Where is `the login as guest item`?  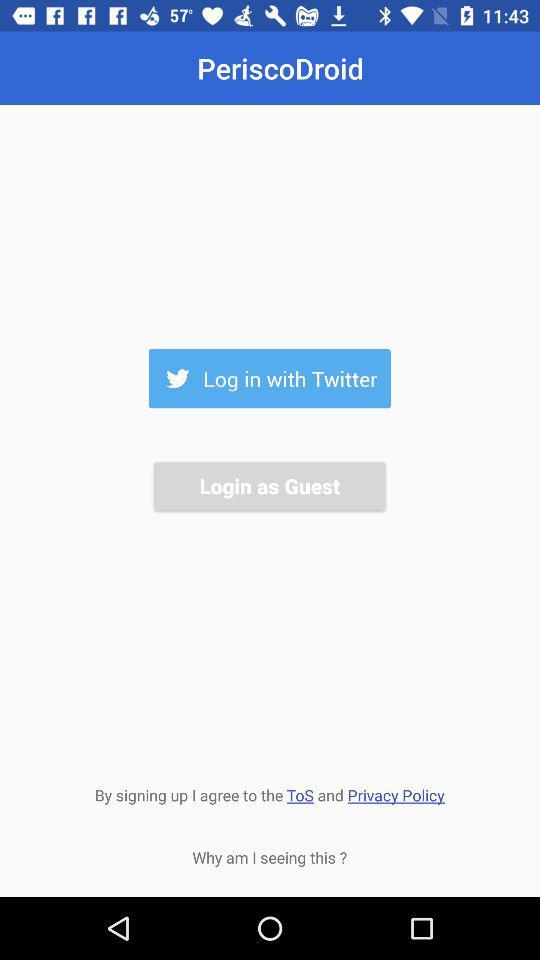
the login as guest item is located at coordinates (269, 484).